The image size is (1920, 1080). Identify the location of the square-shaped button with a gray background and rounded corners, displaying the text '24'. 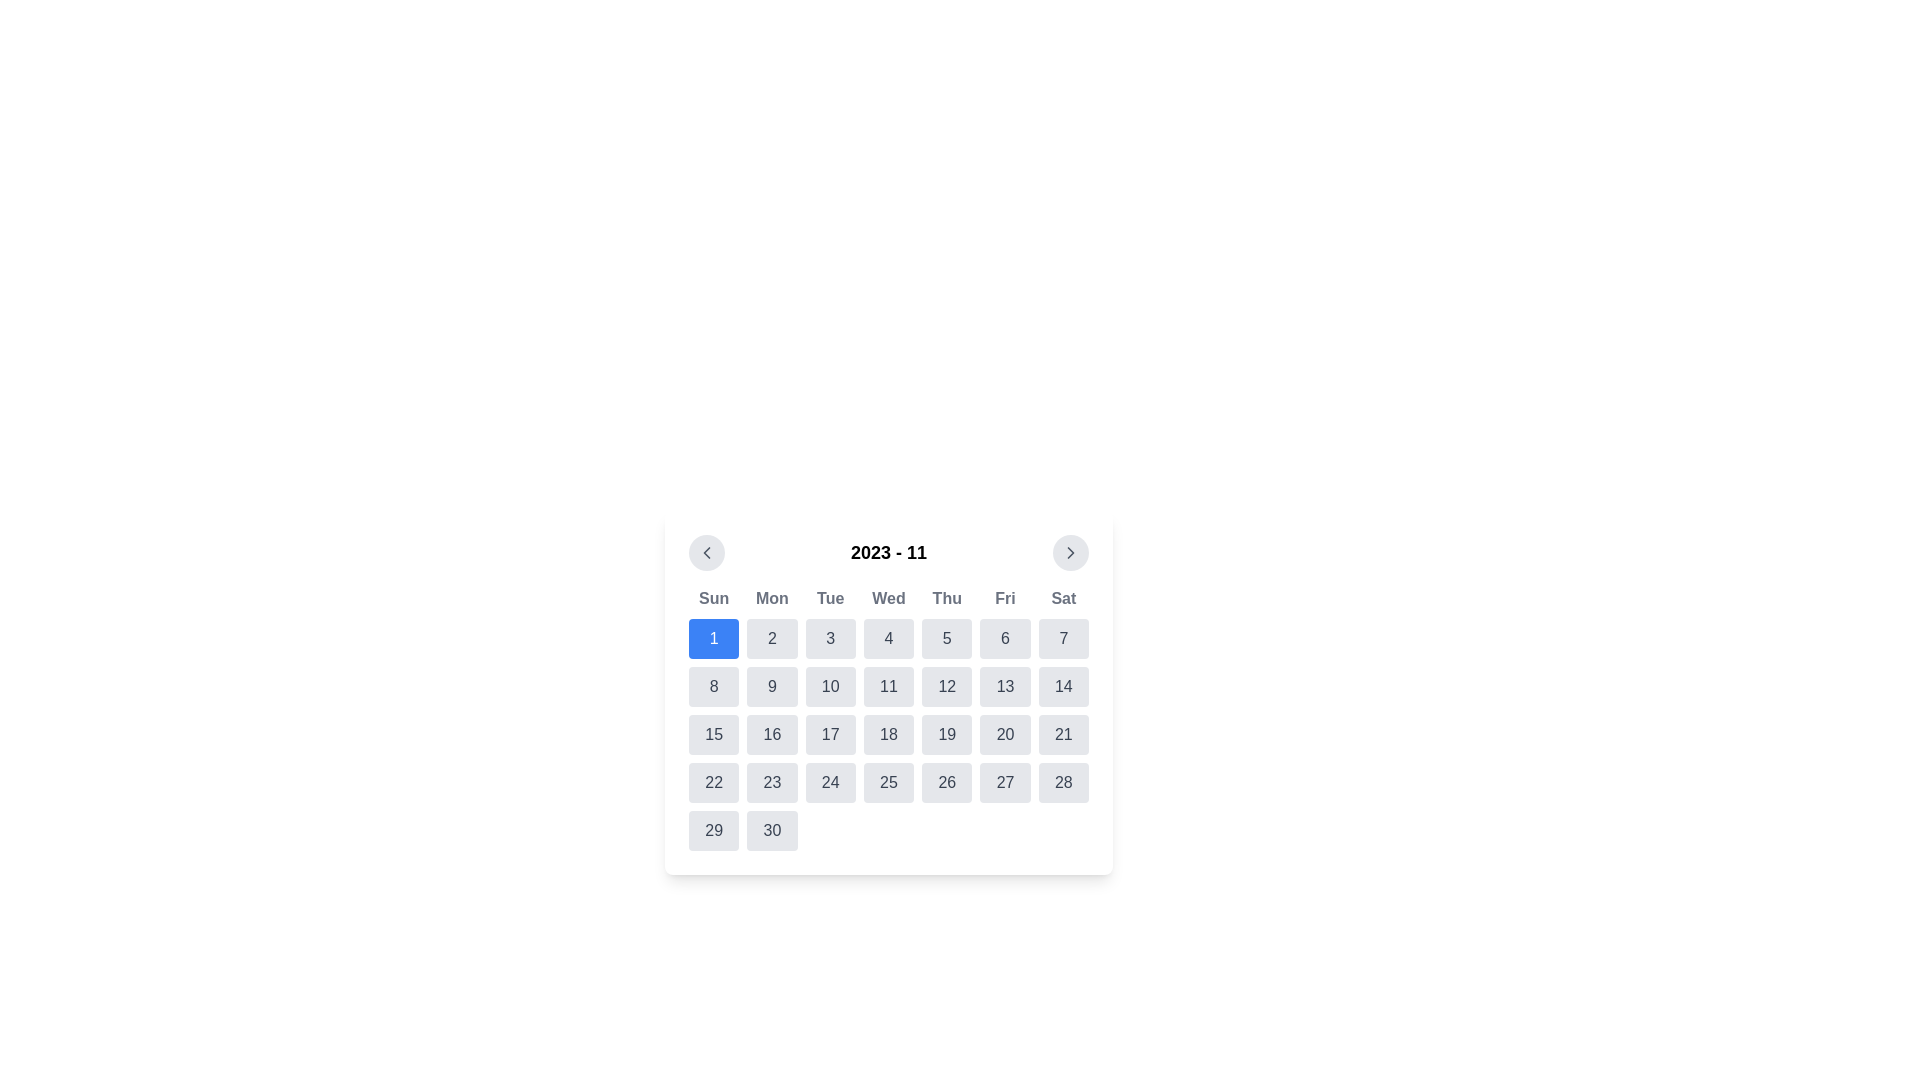
(830, 782).